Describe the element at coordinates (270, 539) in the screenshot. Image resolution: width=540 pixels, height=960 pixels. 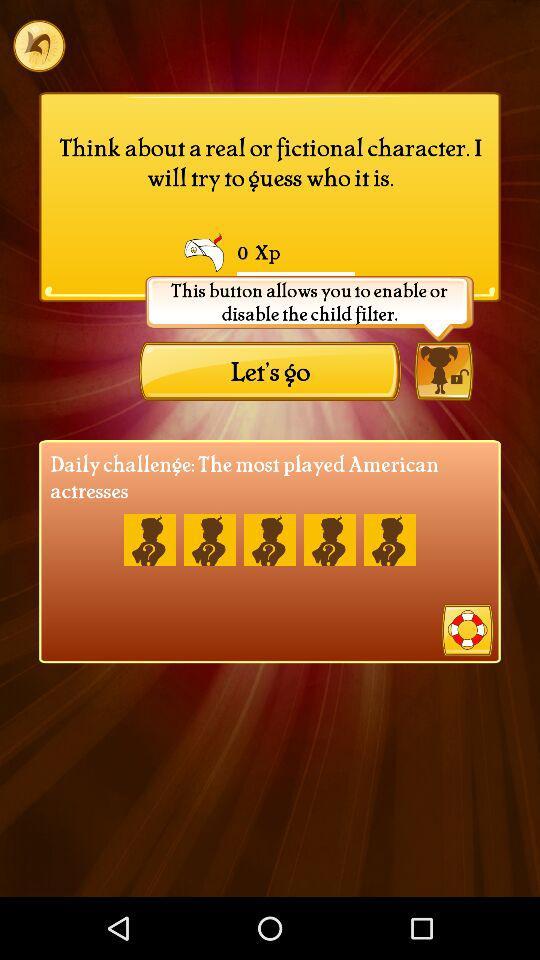
I see `the 3rd image in the last box` at that location.